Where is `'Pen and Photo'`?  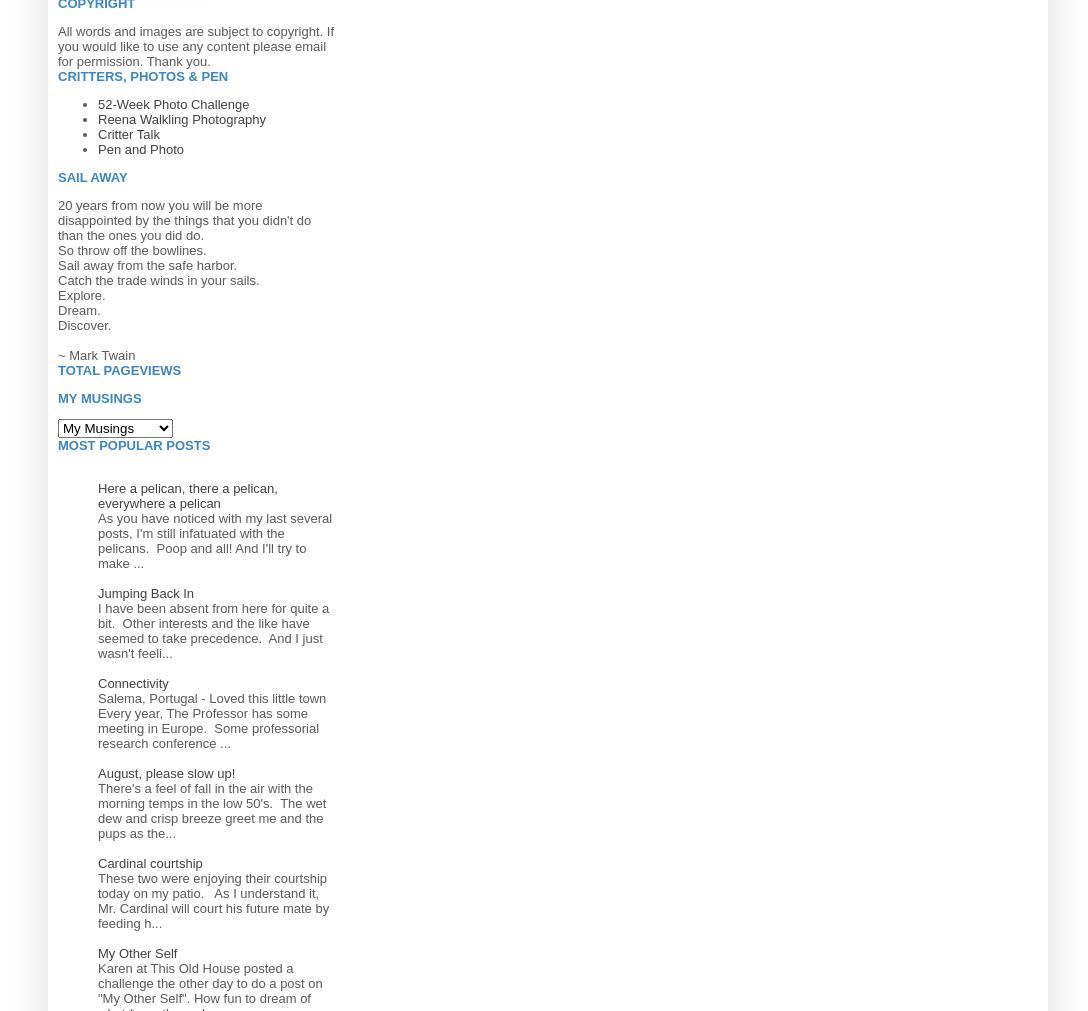
'Pen and Photo' is located at coordinates (98, 147).